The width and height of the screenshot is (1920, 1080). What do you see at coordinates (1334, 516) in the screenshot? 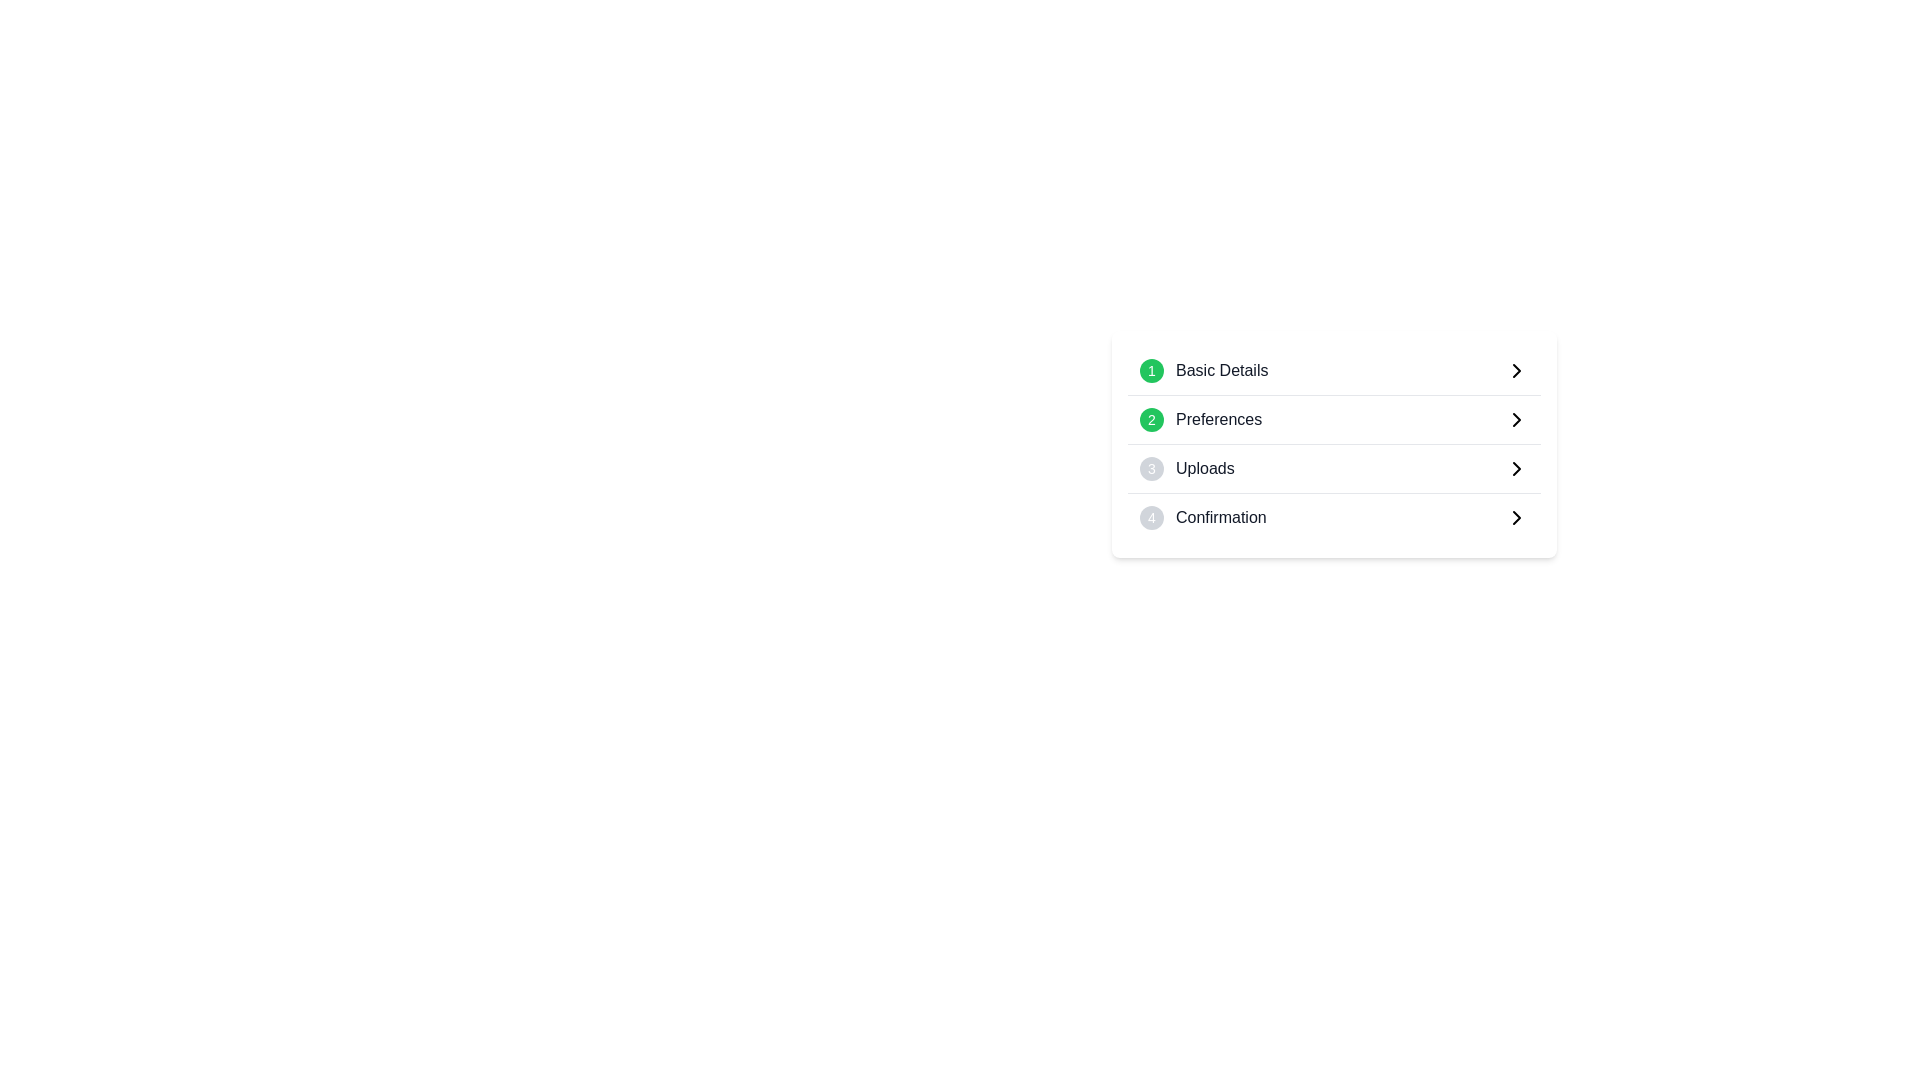
I see `the fourth list item in the navigation process` at bounding box center [1334, 516].